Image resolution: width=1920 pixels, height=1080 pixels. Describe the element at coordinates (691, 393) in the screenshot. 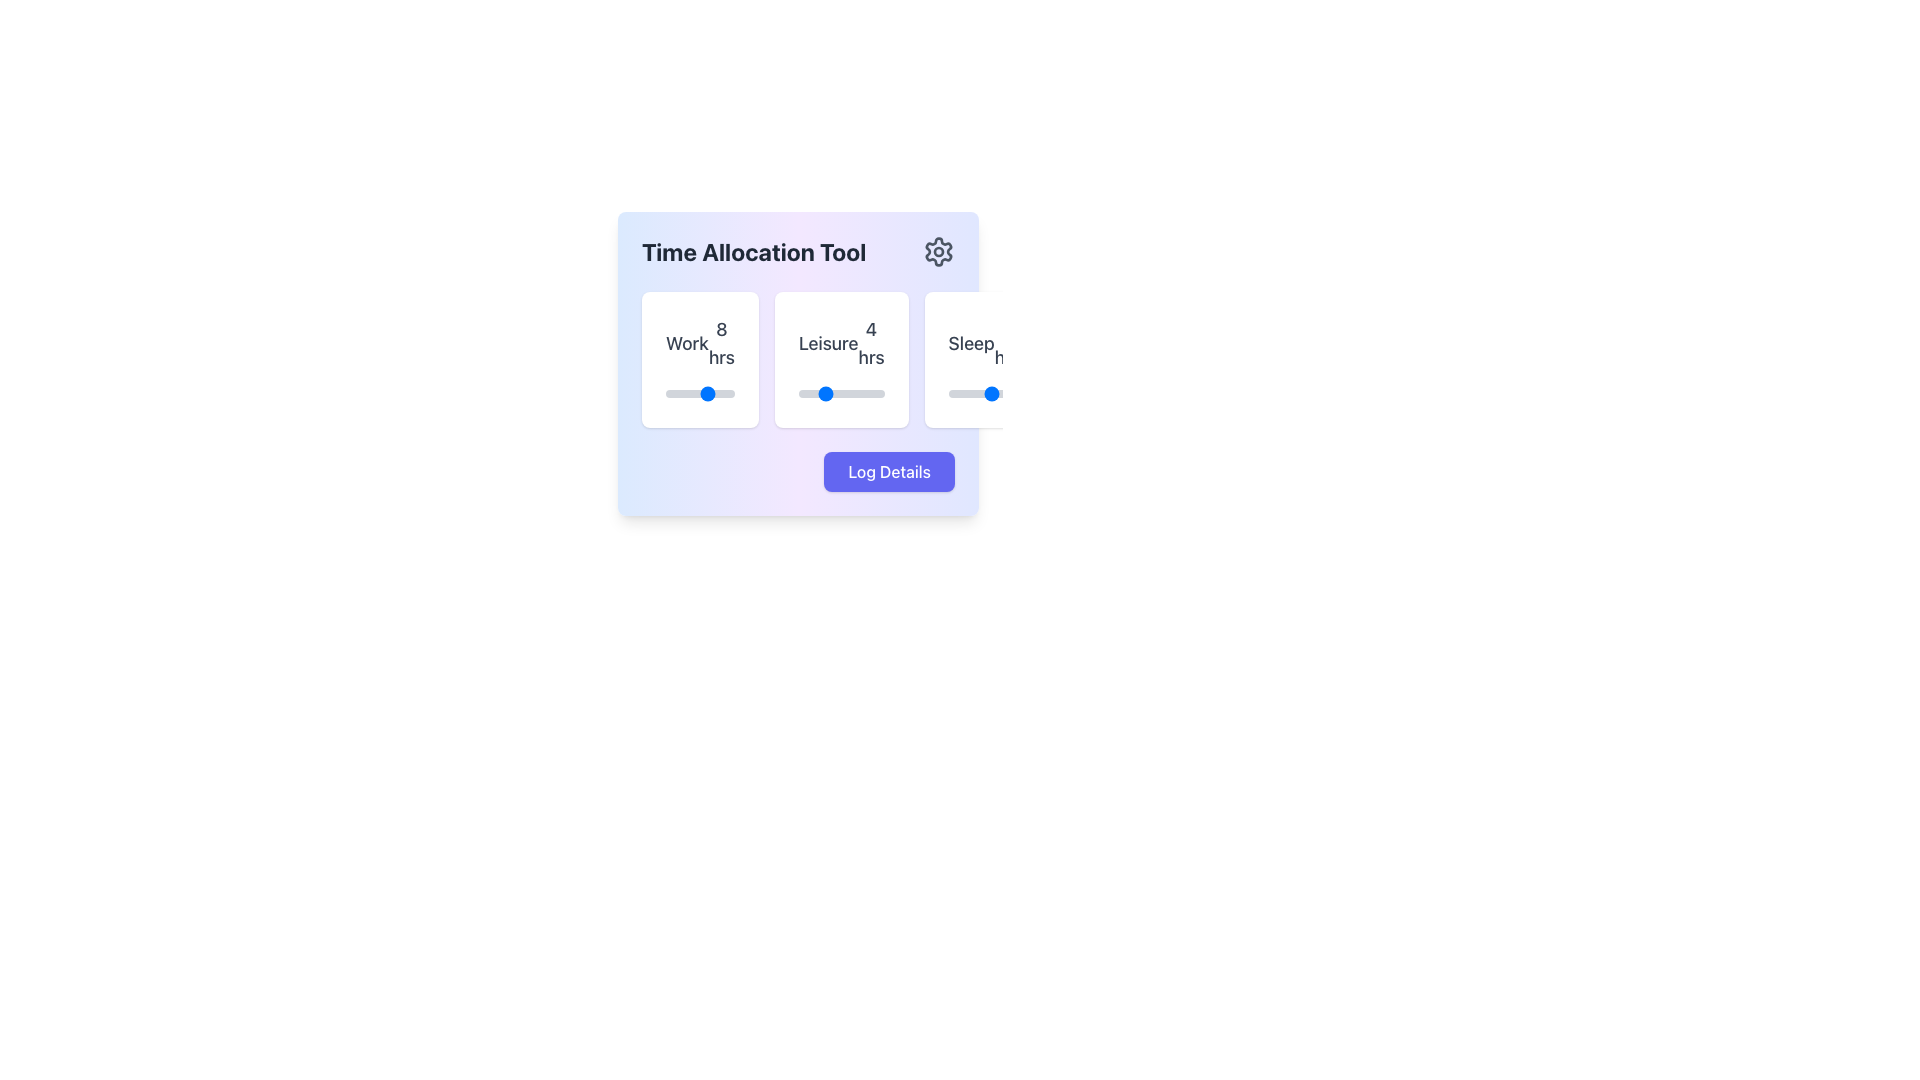

I see `work hours` at that location.